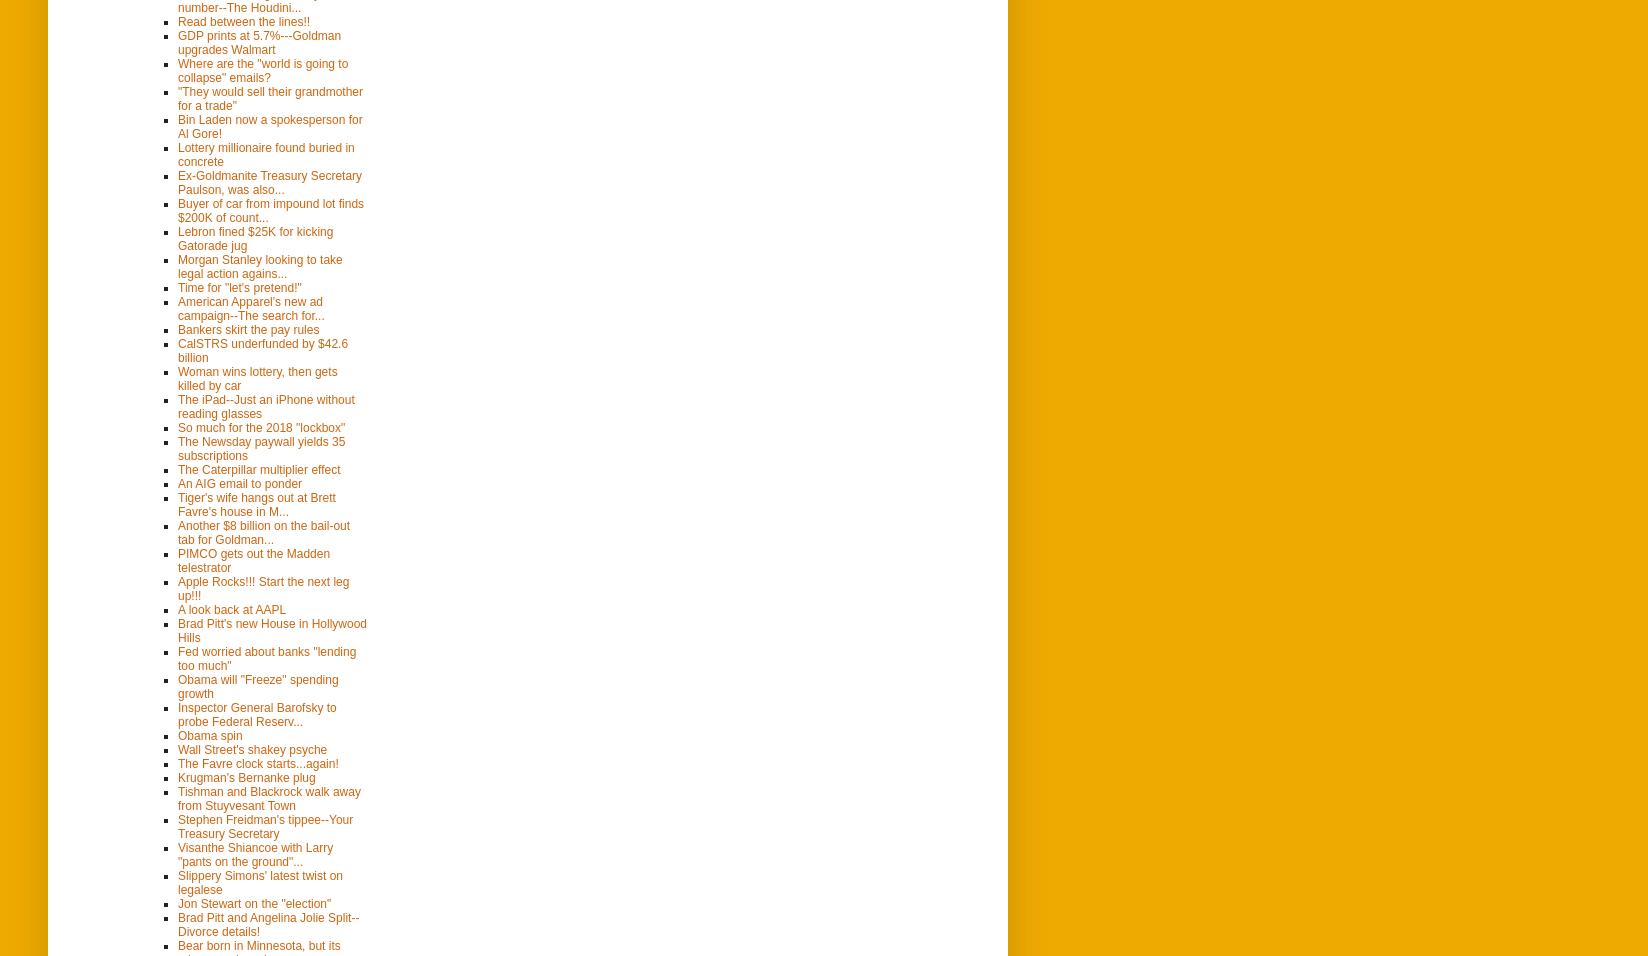  I want to click on 'So much for the 2018 "lockbox"', so click(260, 427).